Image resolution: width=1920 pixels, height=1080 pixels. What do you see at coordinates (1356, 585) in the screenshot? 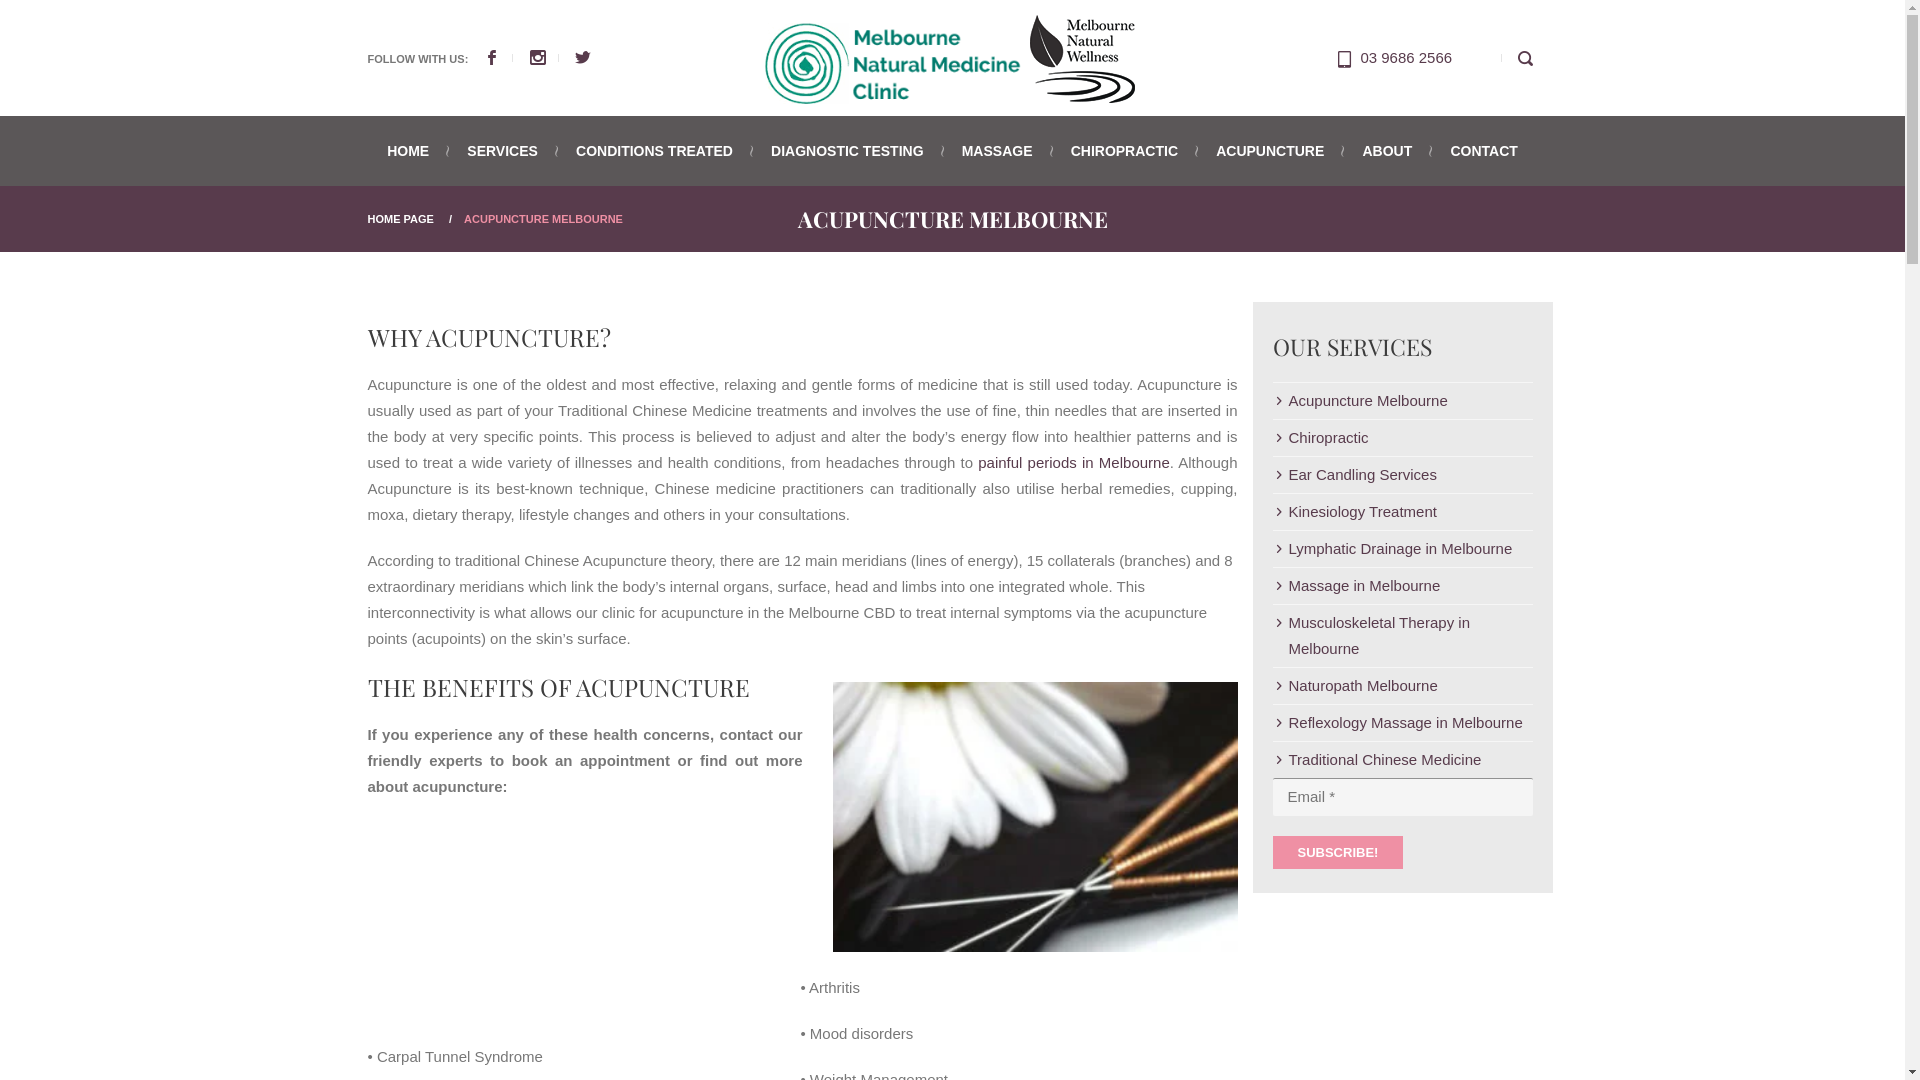
I see `'Massage in Melbourne'` at bounding box center [1356, 585].